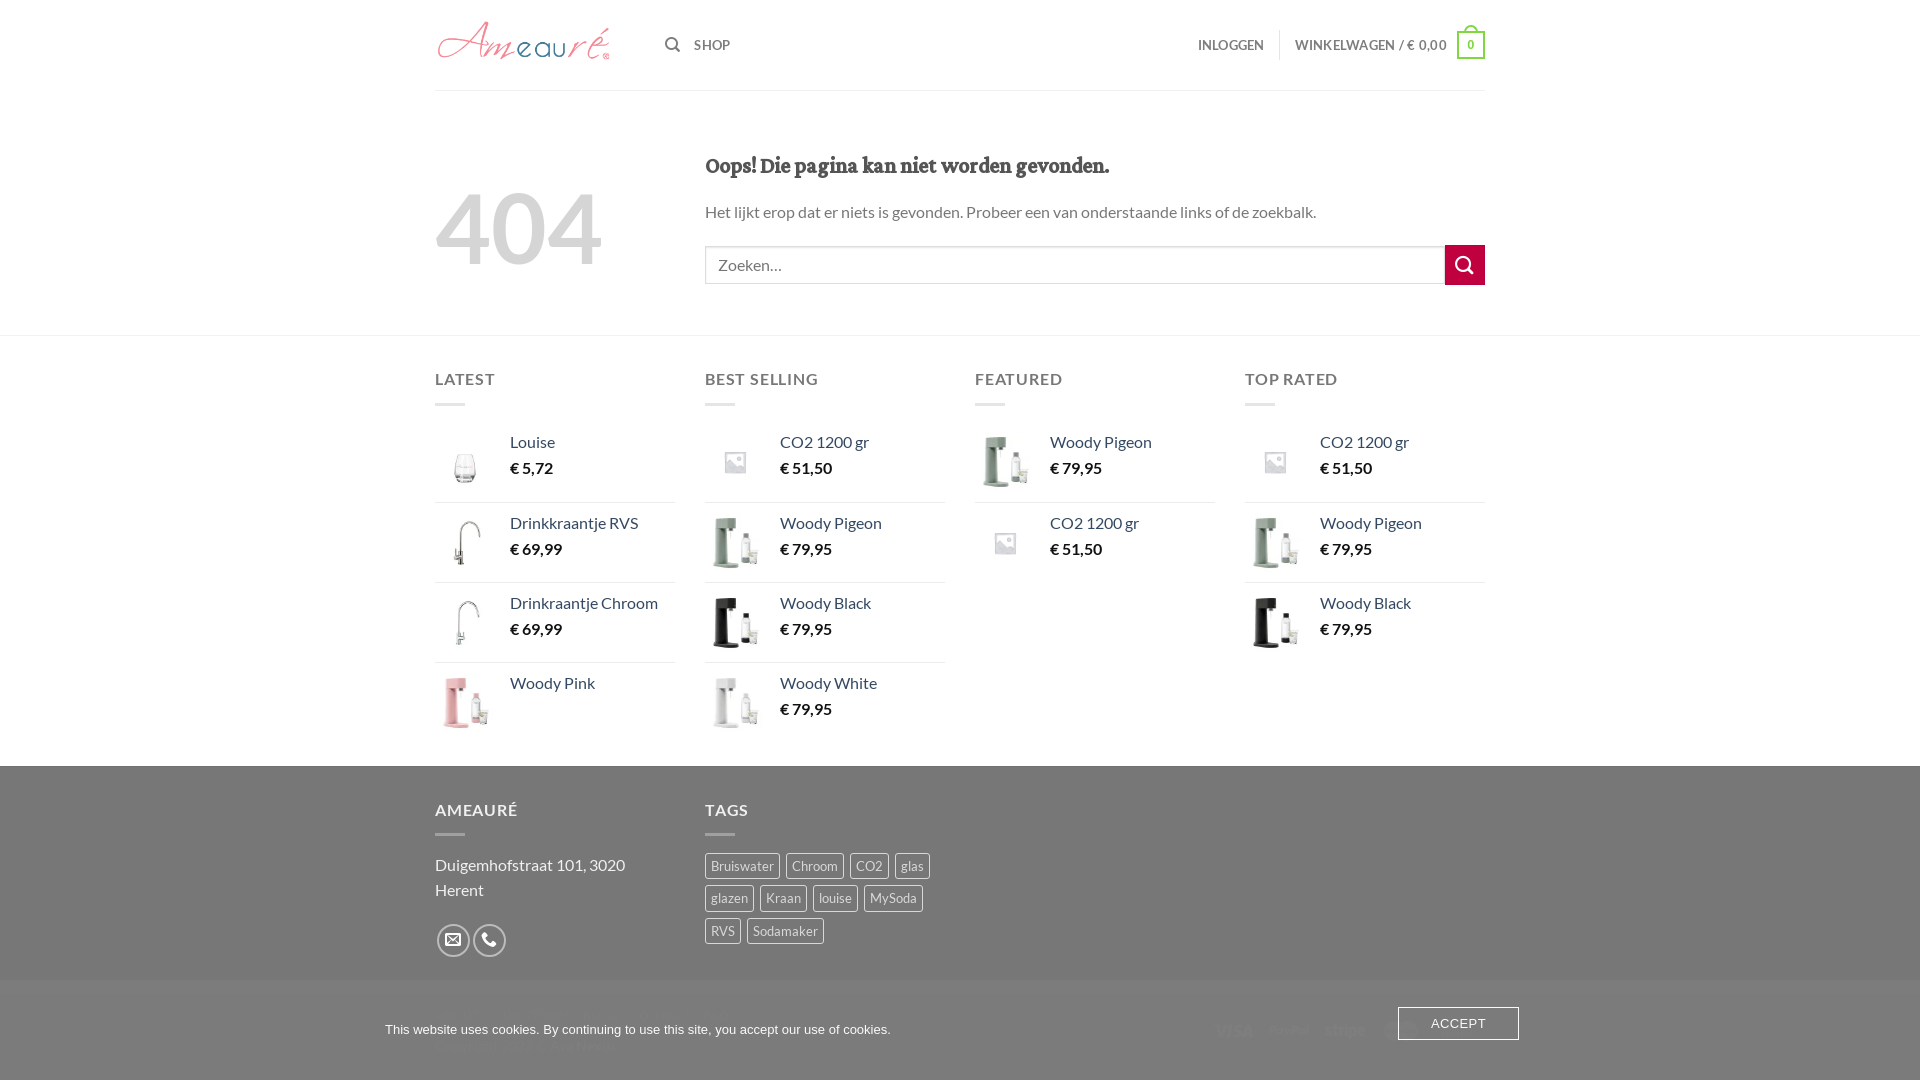 The image size is (1920, 1080). Describe the element at coordinates (862, 522) in the screenshot. I see `'Woody Pigeon'` at that location.